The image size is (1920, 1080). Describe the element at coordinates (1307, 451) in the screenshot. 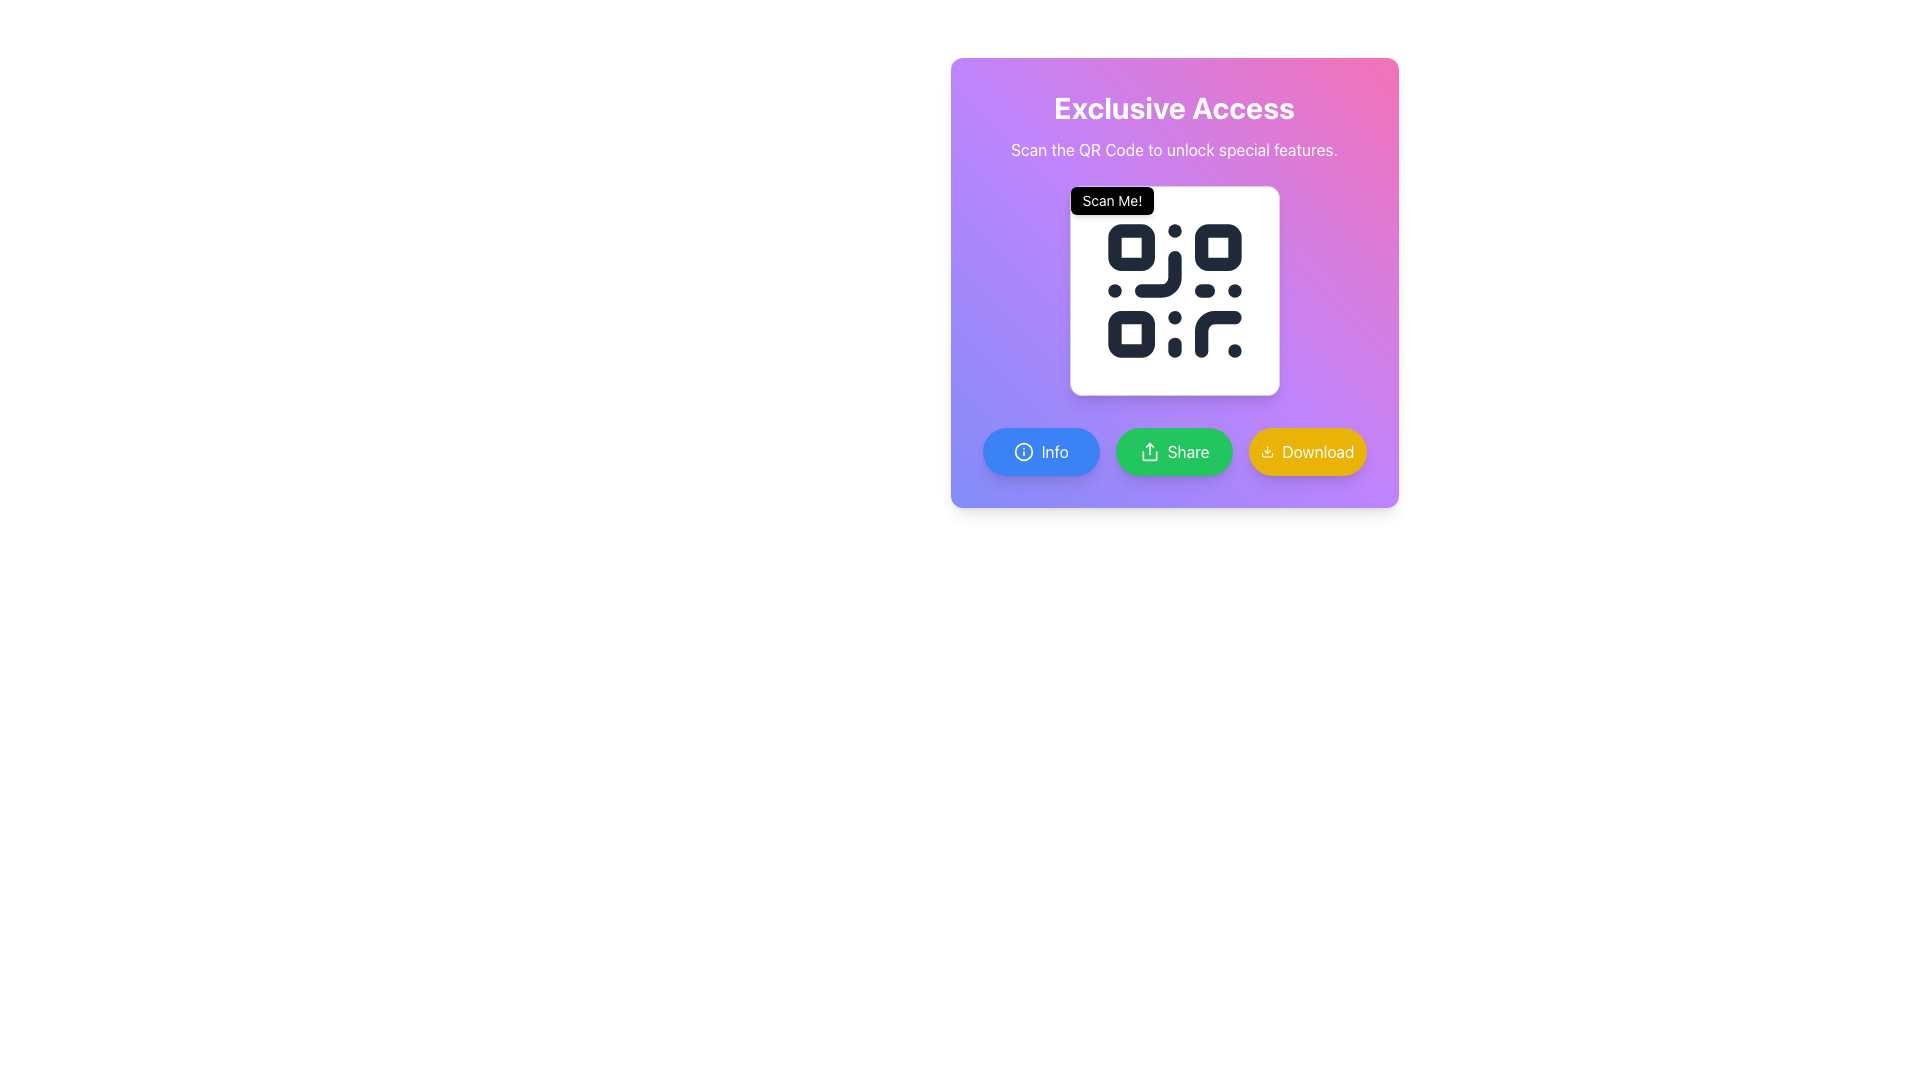

I see `the rounded yellow 'Download' button located at the bottom-right corner of the card to initiate the download process` at that location.